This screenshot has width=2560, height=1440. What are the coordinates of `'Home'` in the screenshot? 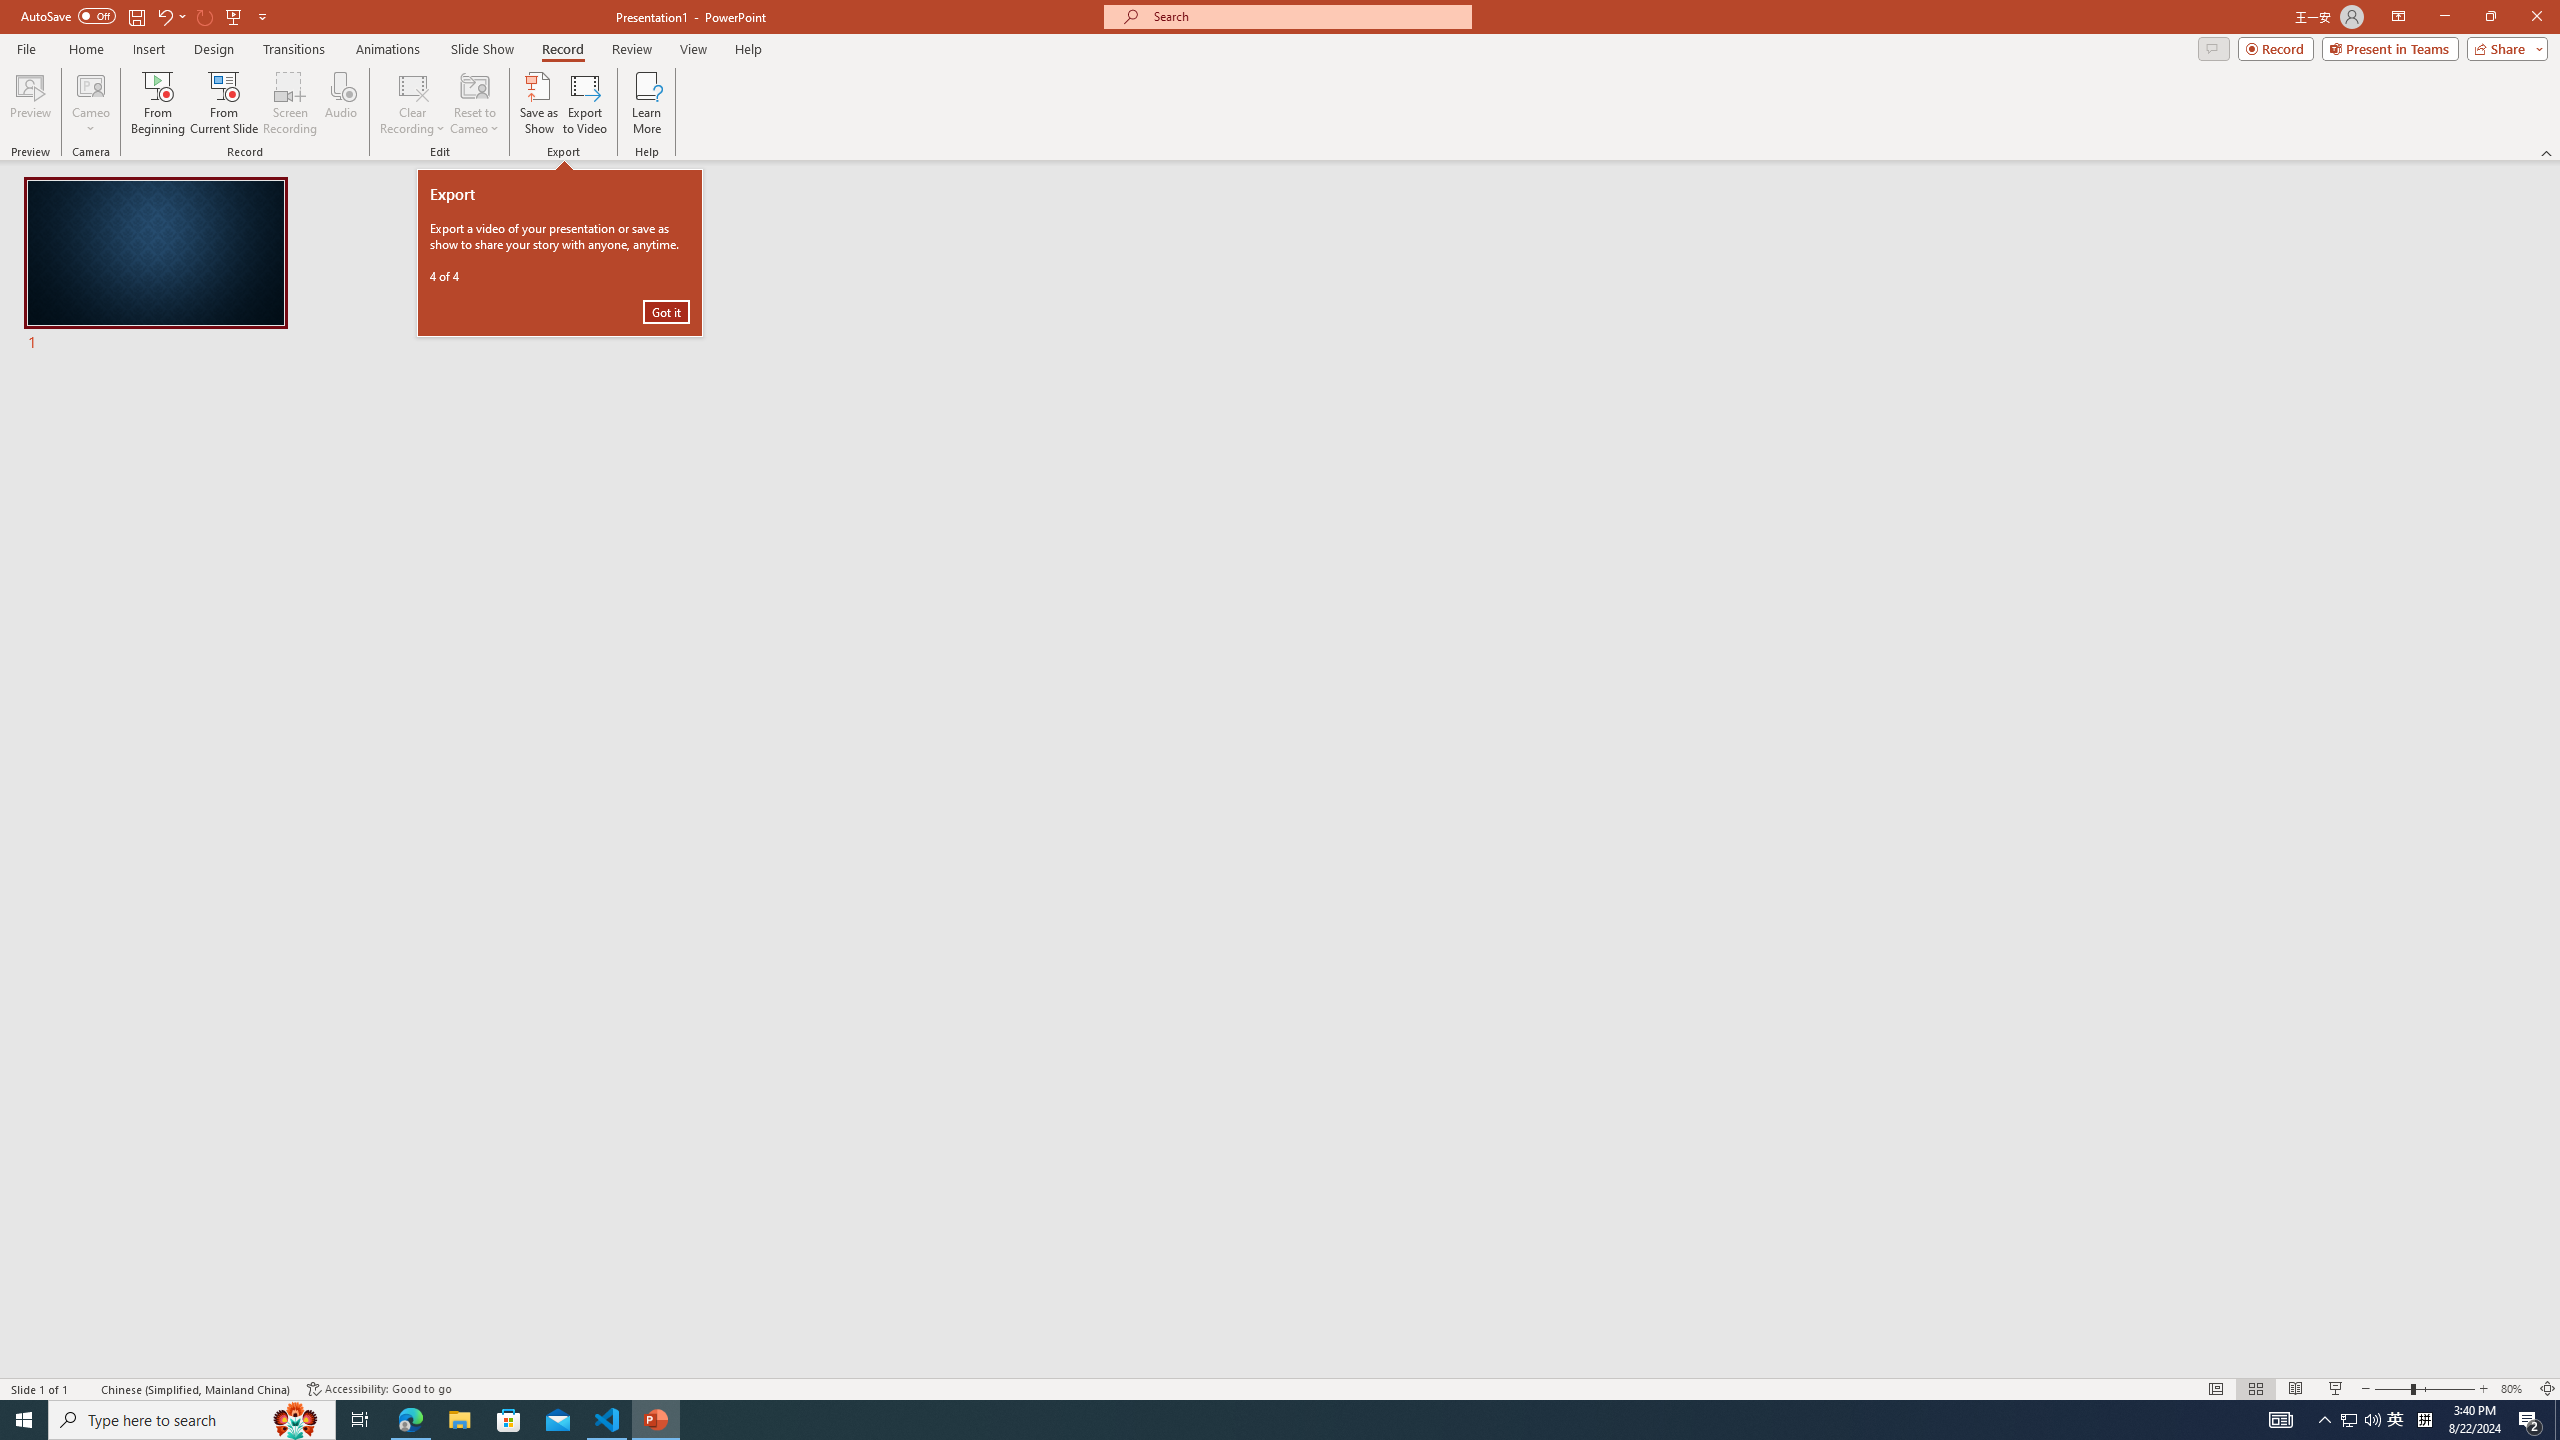 It's located at (85, 49).